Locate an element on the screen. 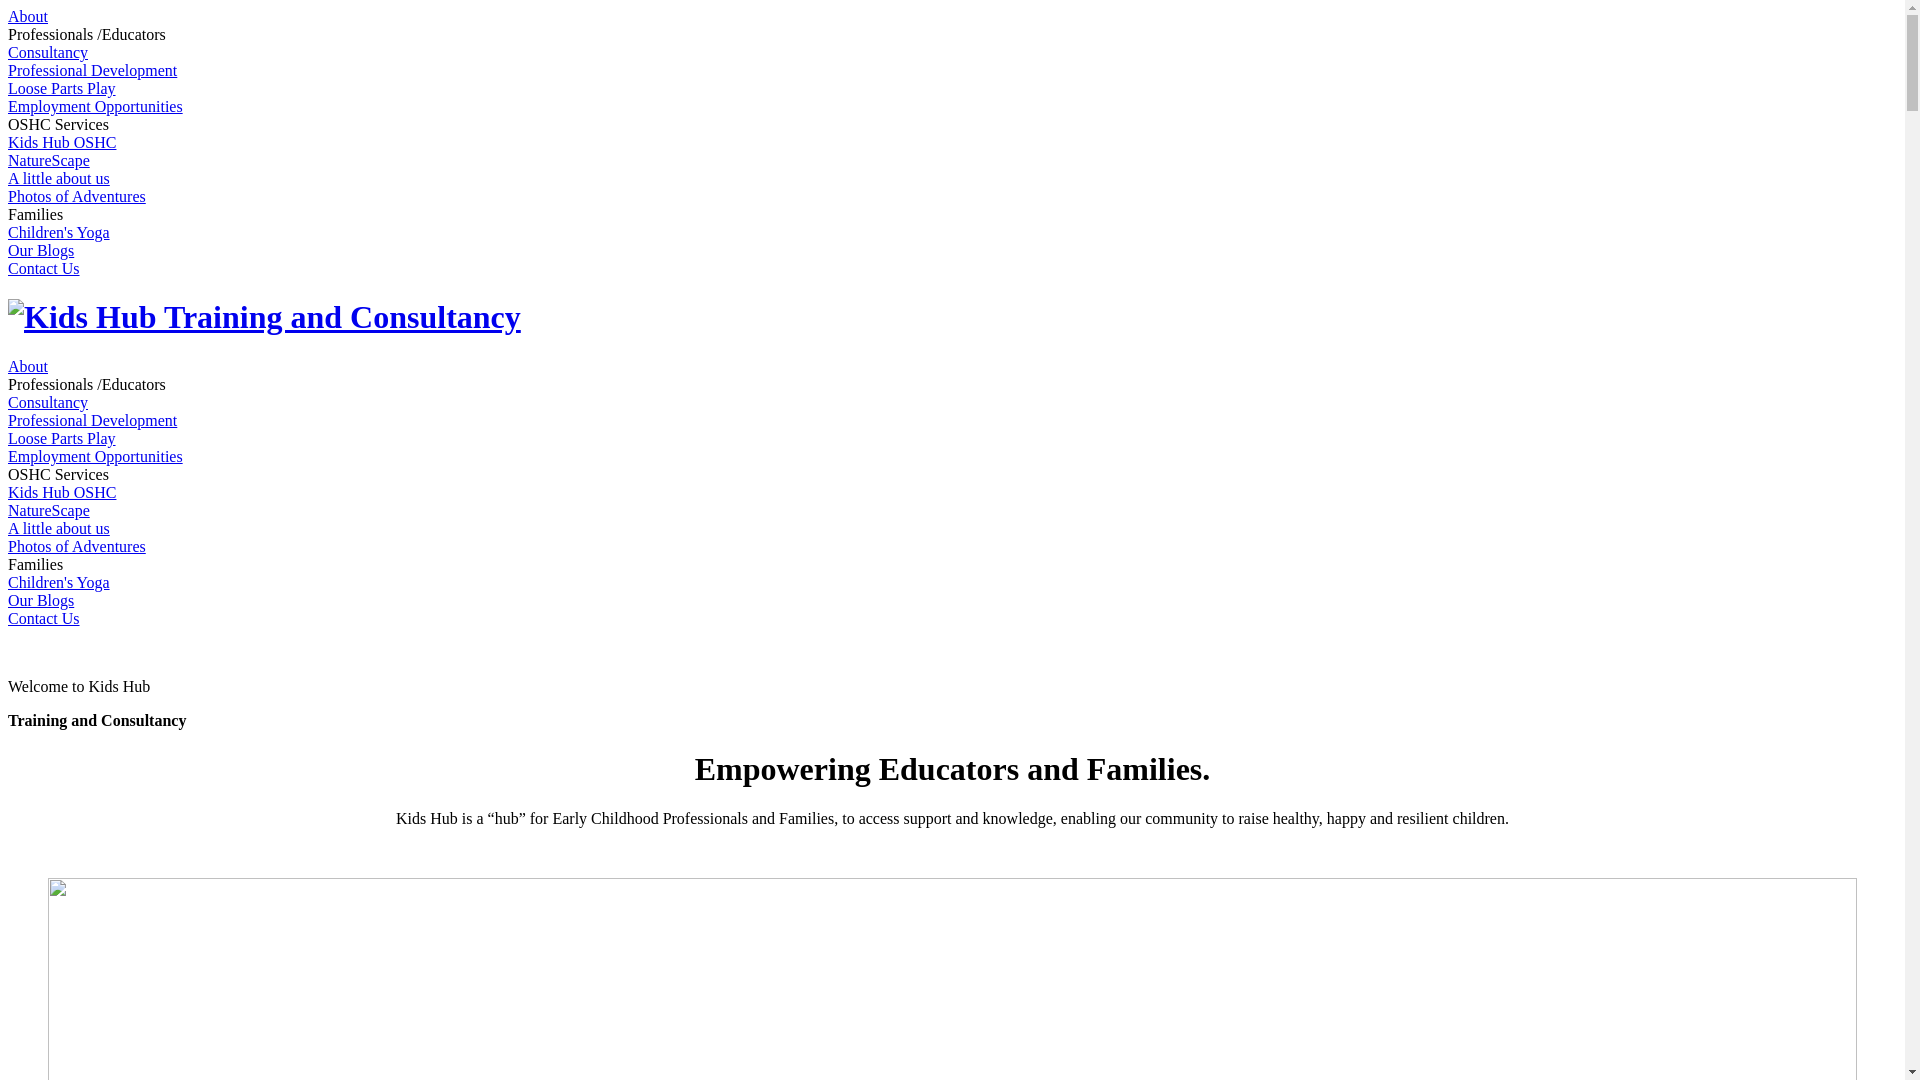 Image resolution: width=1920 pixels, height=1080 pixels. 'About' is located at coordinates (28, 16).